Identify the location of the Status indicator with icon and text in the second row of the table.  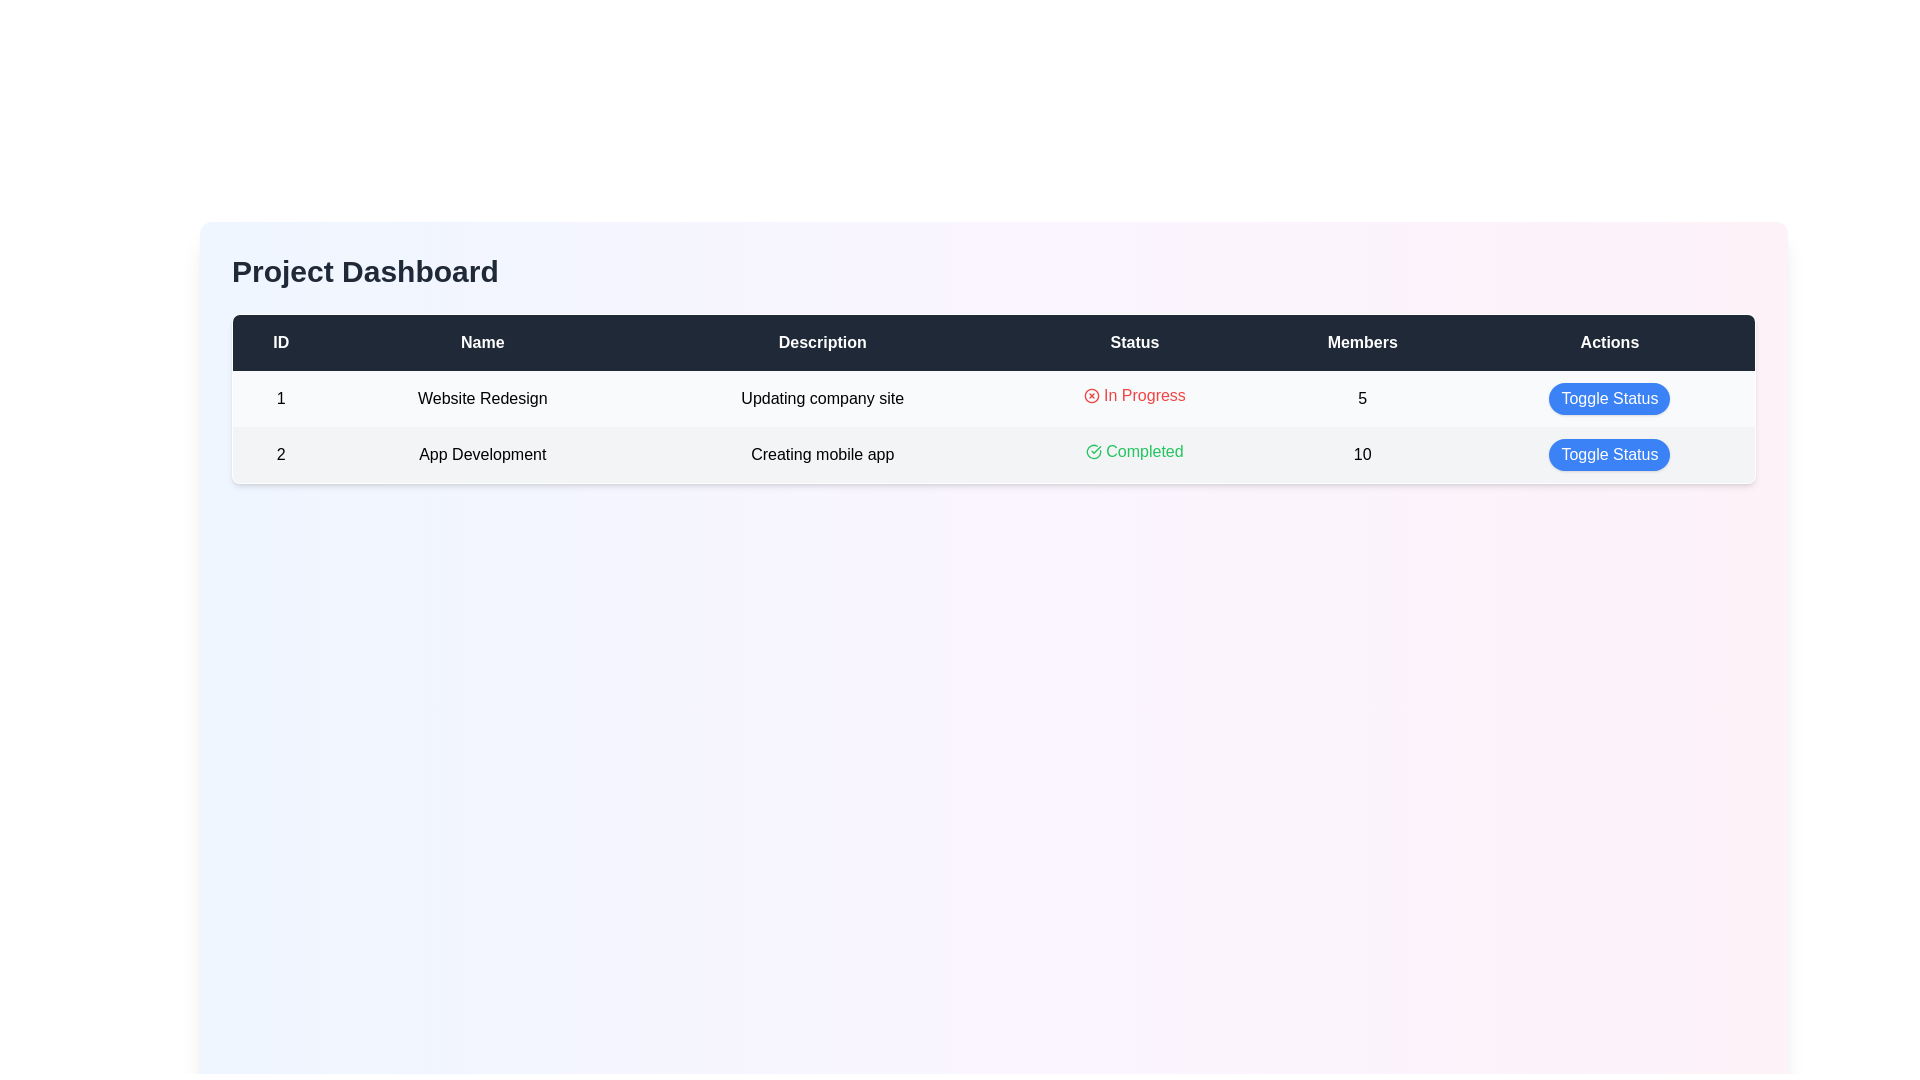
(1134, 451).